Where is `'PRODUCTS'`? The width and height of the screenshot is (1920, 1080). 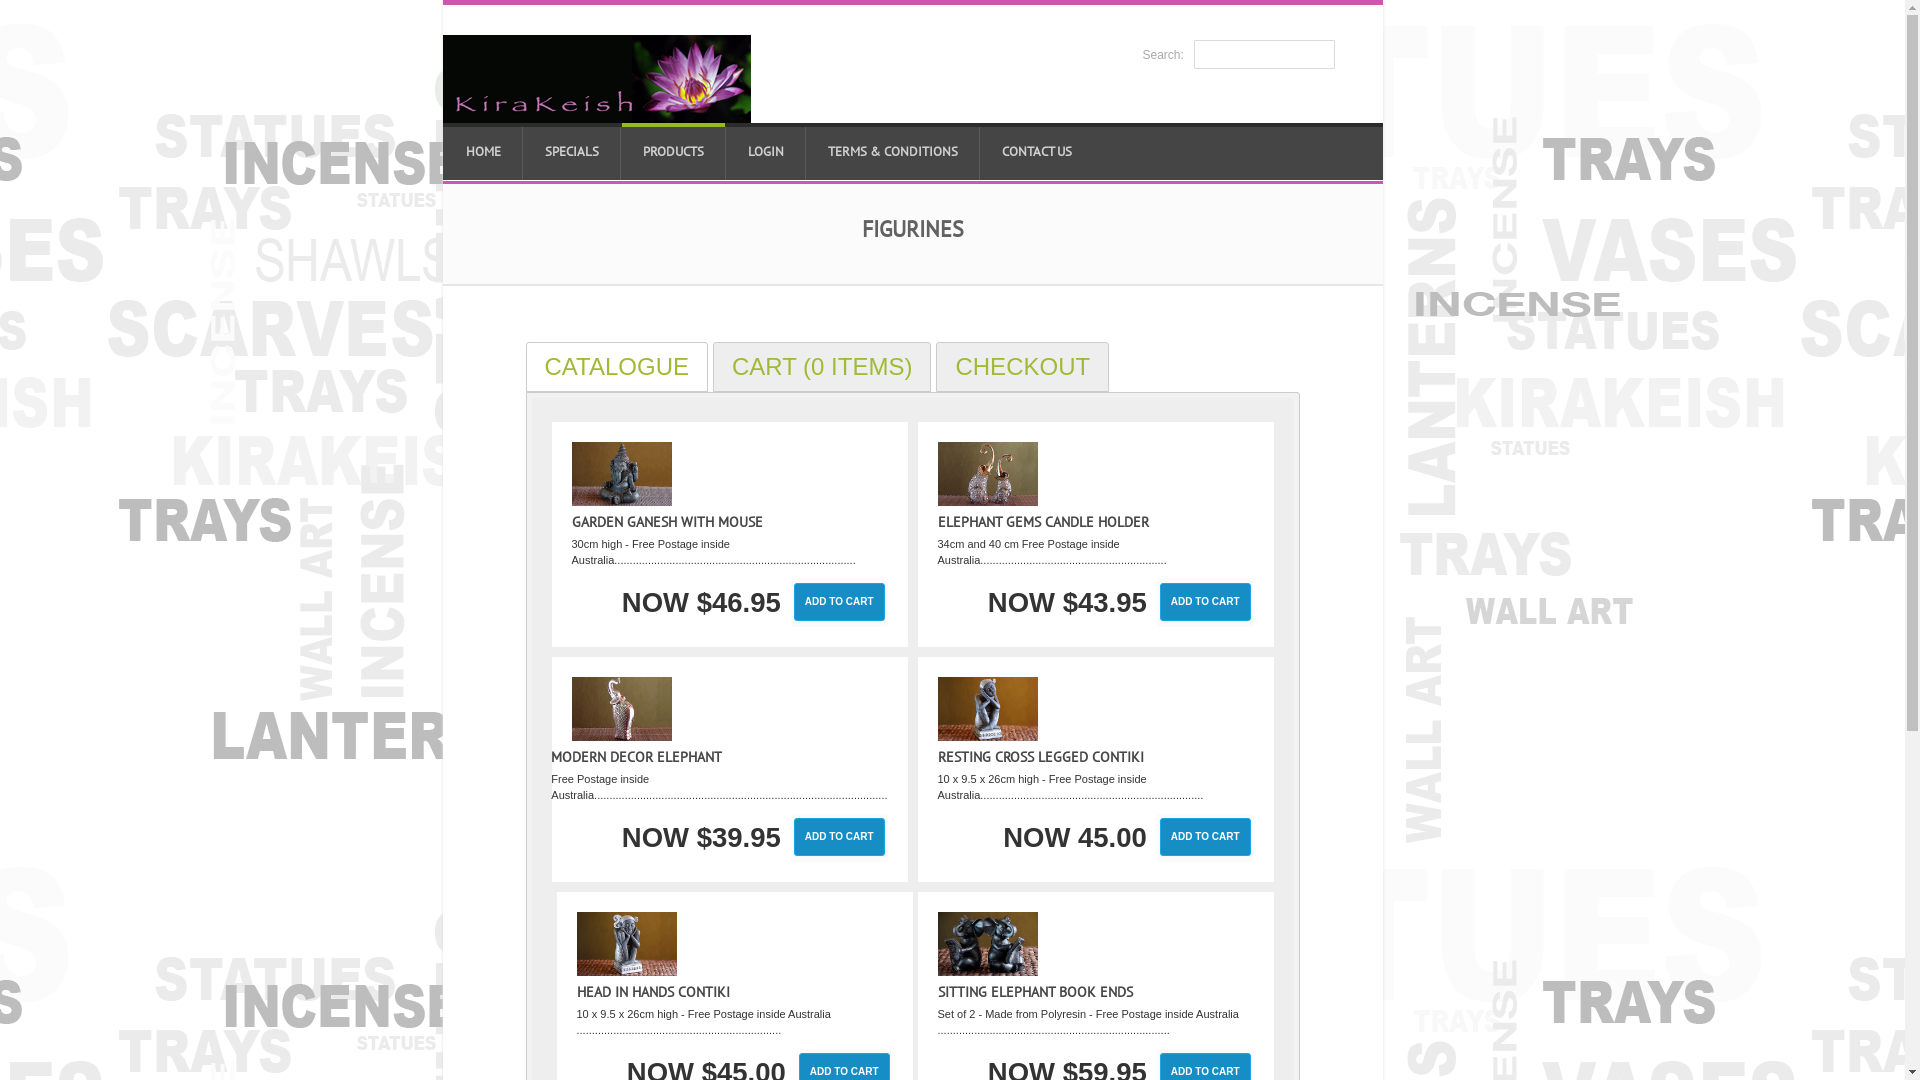
'PRODUCTS' is located at coordinates (673, 150).